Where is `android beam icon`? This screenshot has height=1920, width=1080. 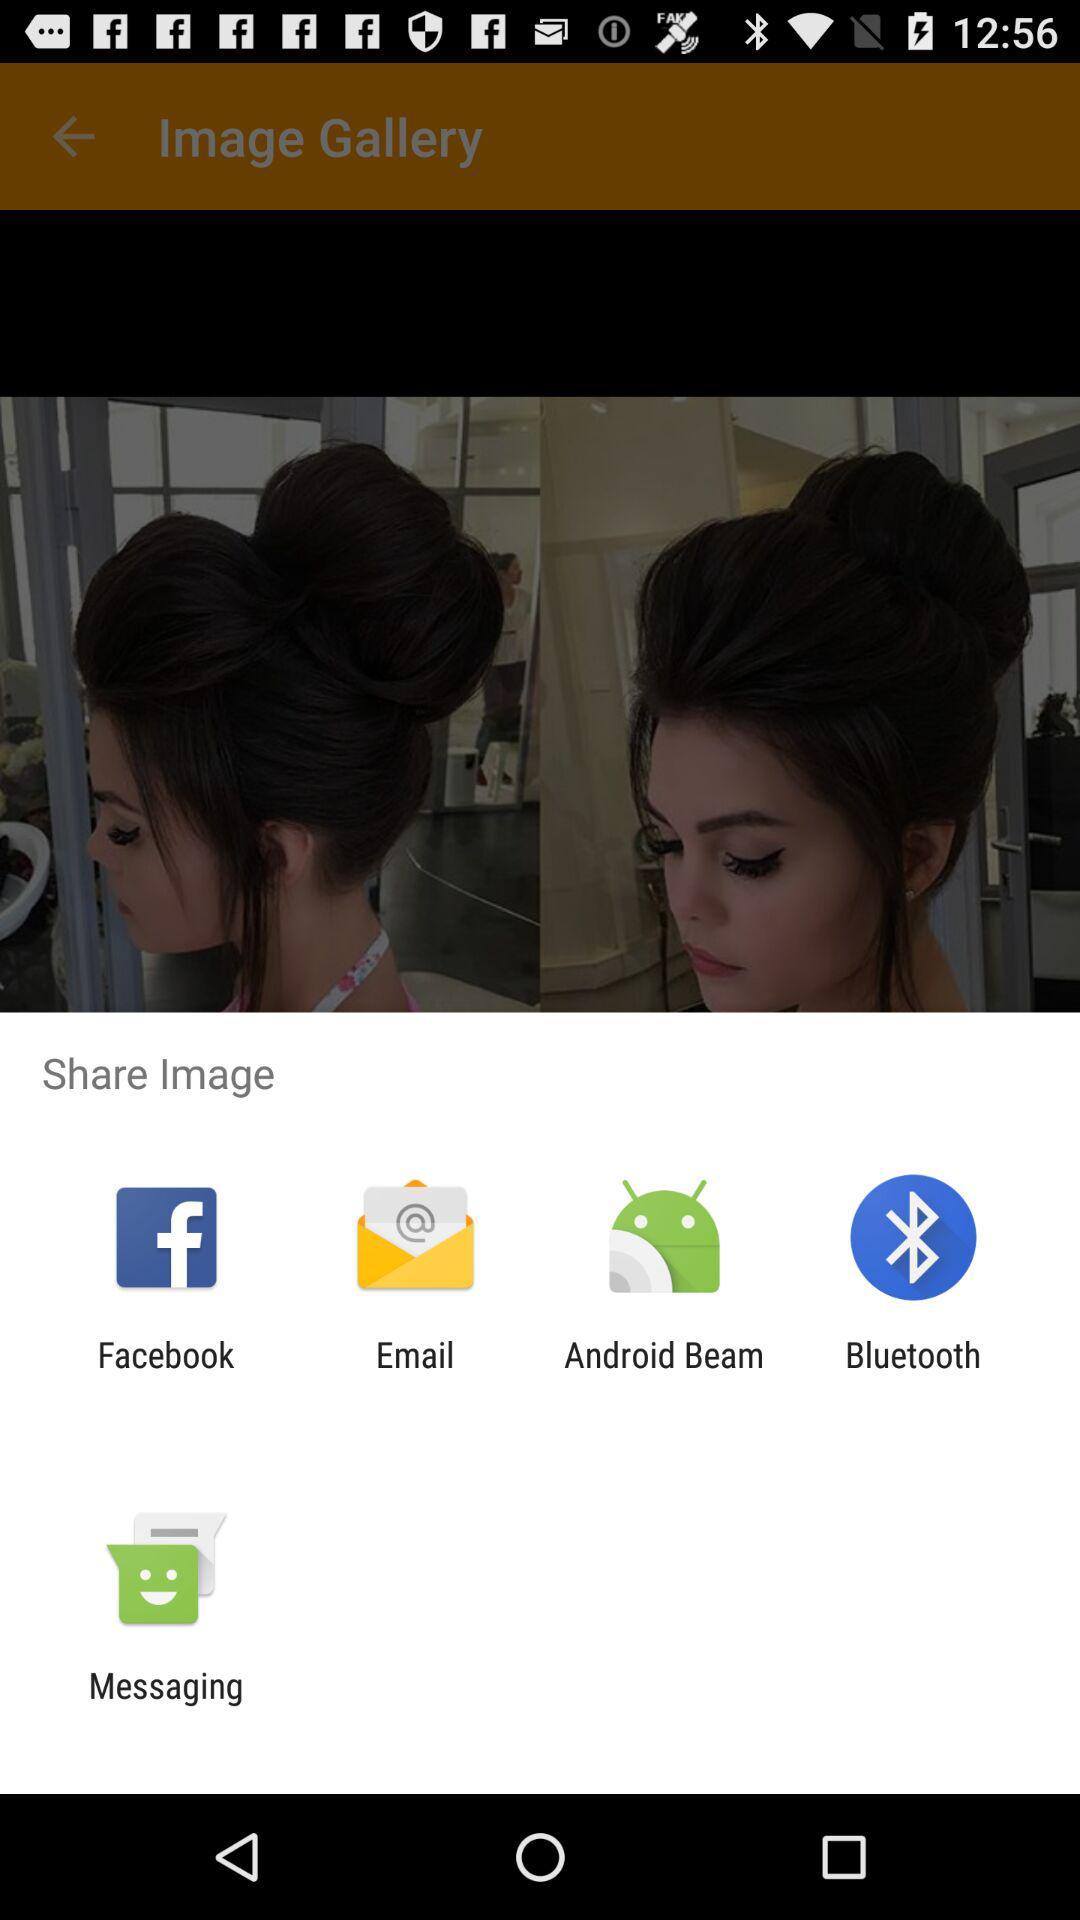 android beam icon is located at coordinates (664, 1374).